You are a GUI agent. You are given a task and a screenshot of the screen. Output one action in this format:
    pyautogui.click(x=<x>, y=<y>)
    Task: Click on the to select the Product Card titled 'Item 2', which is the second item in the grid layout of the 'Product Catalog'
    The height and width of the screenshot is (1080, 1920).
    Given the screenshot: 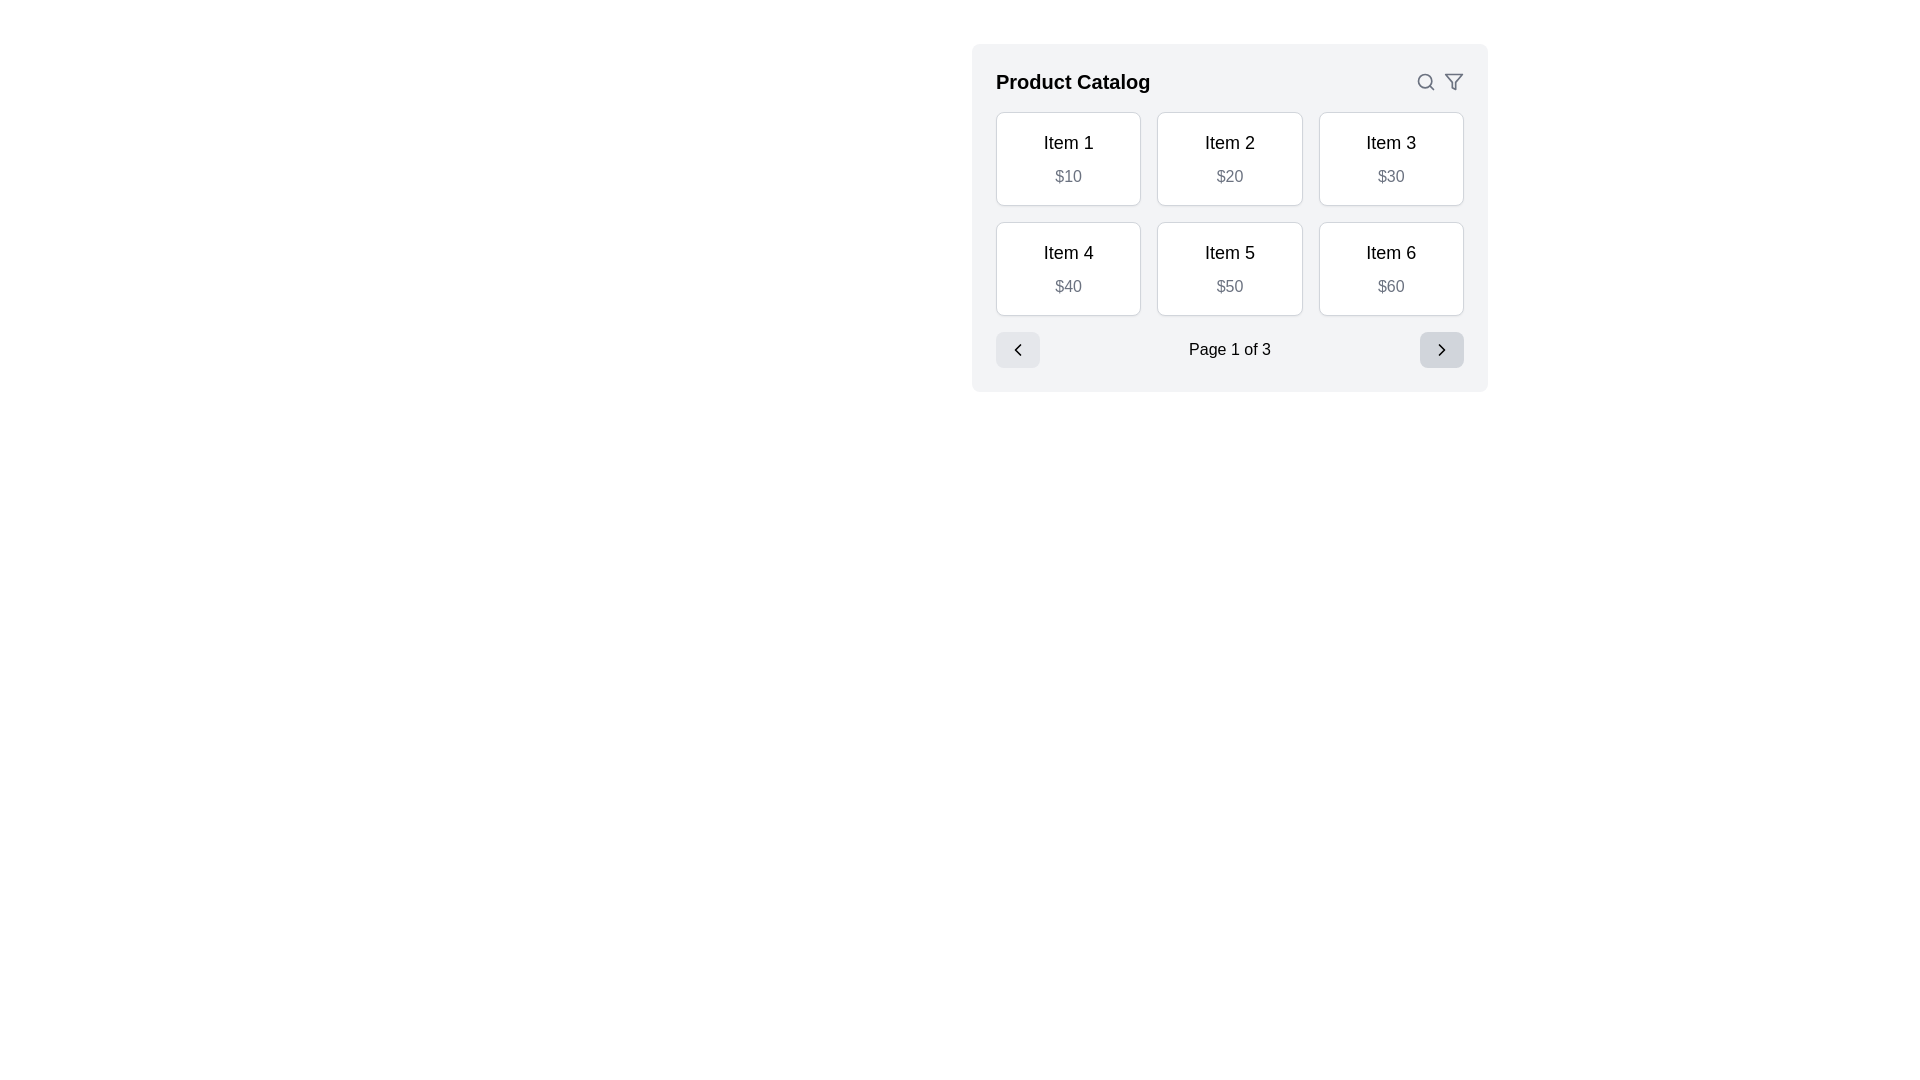 What is the action you would take?
    pyautogui.click(x=1228, y=157)
    